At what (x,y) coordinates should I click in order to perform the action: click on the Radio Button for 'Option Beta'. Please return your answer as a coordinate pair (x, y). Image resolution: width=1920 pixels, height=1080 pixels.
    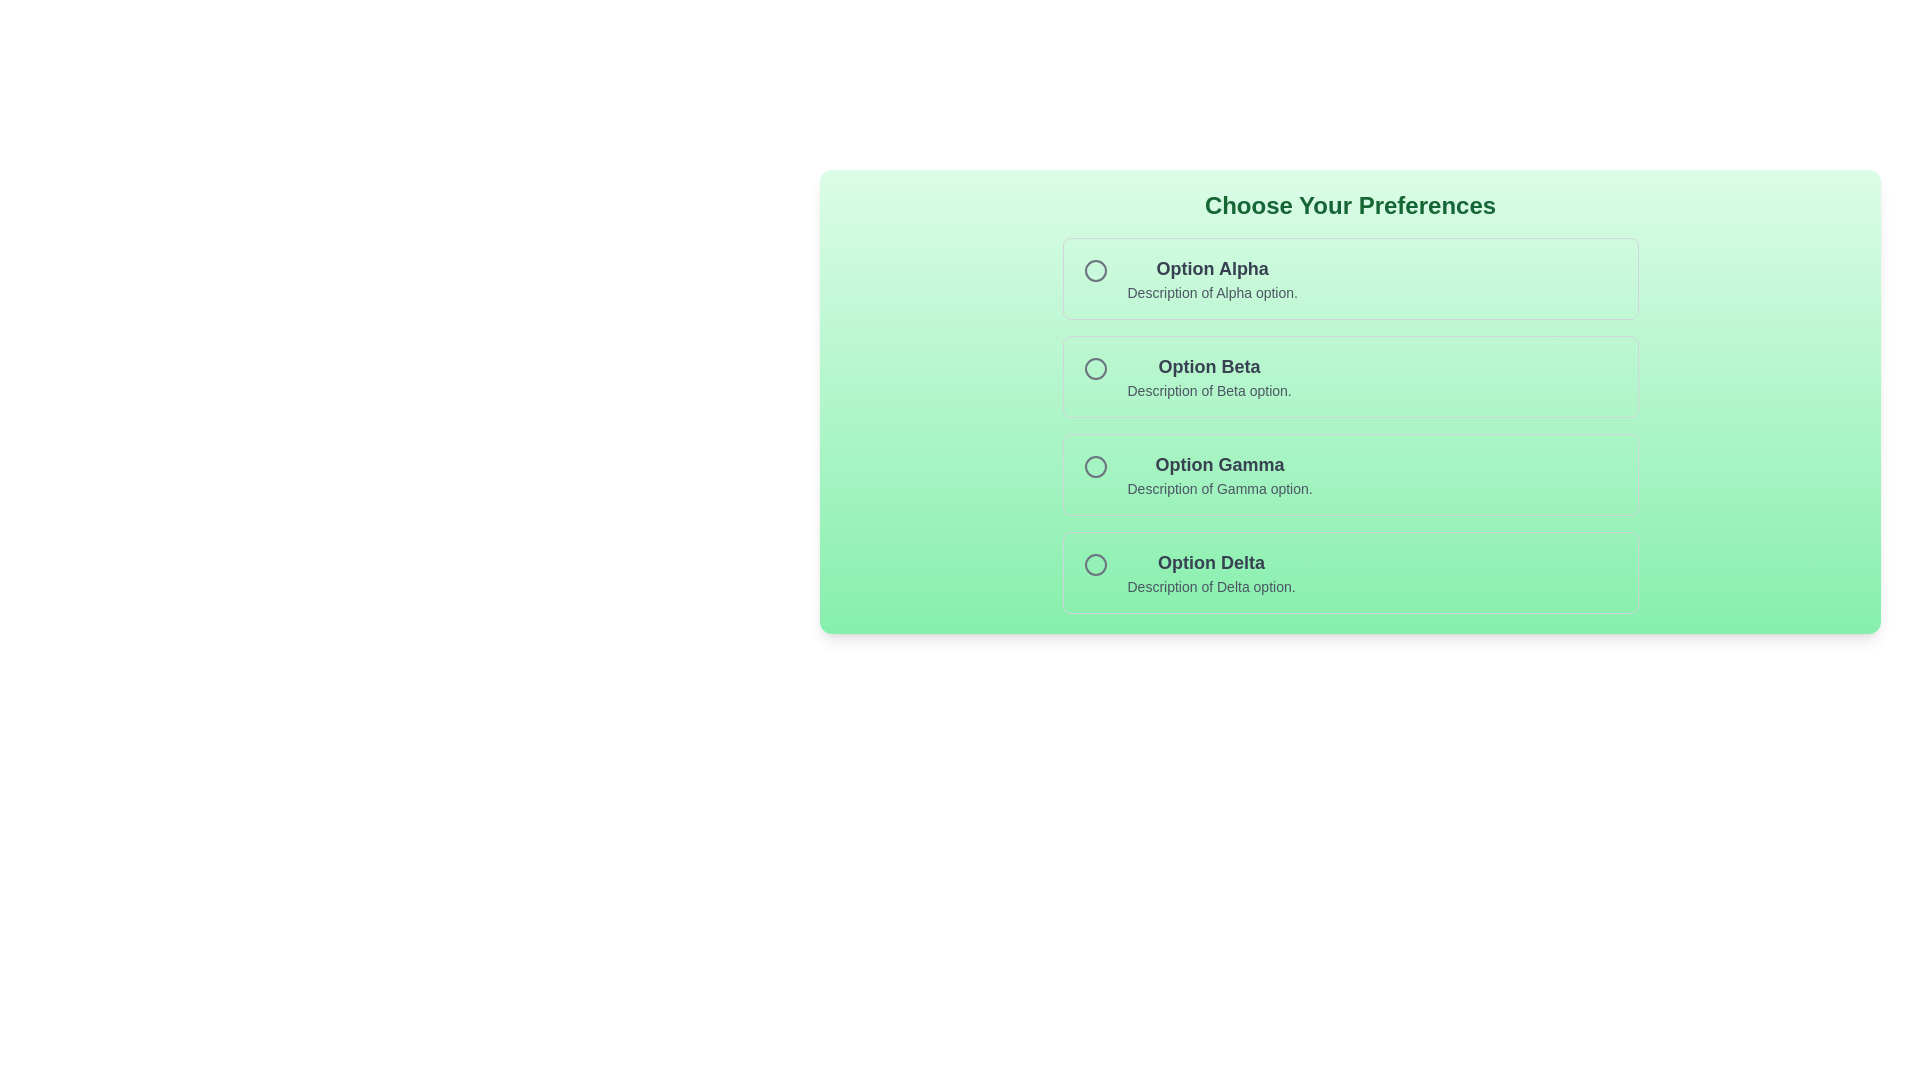
    Looking at the image, I should click on (1094, 369).